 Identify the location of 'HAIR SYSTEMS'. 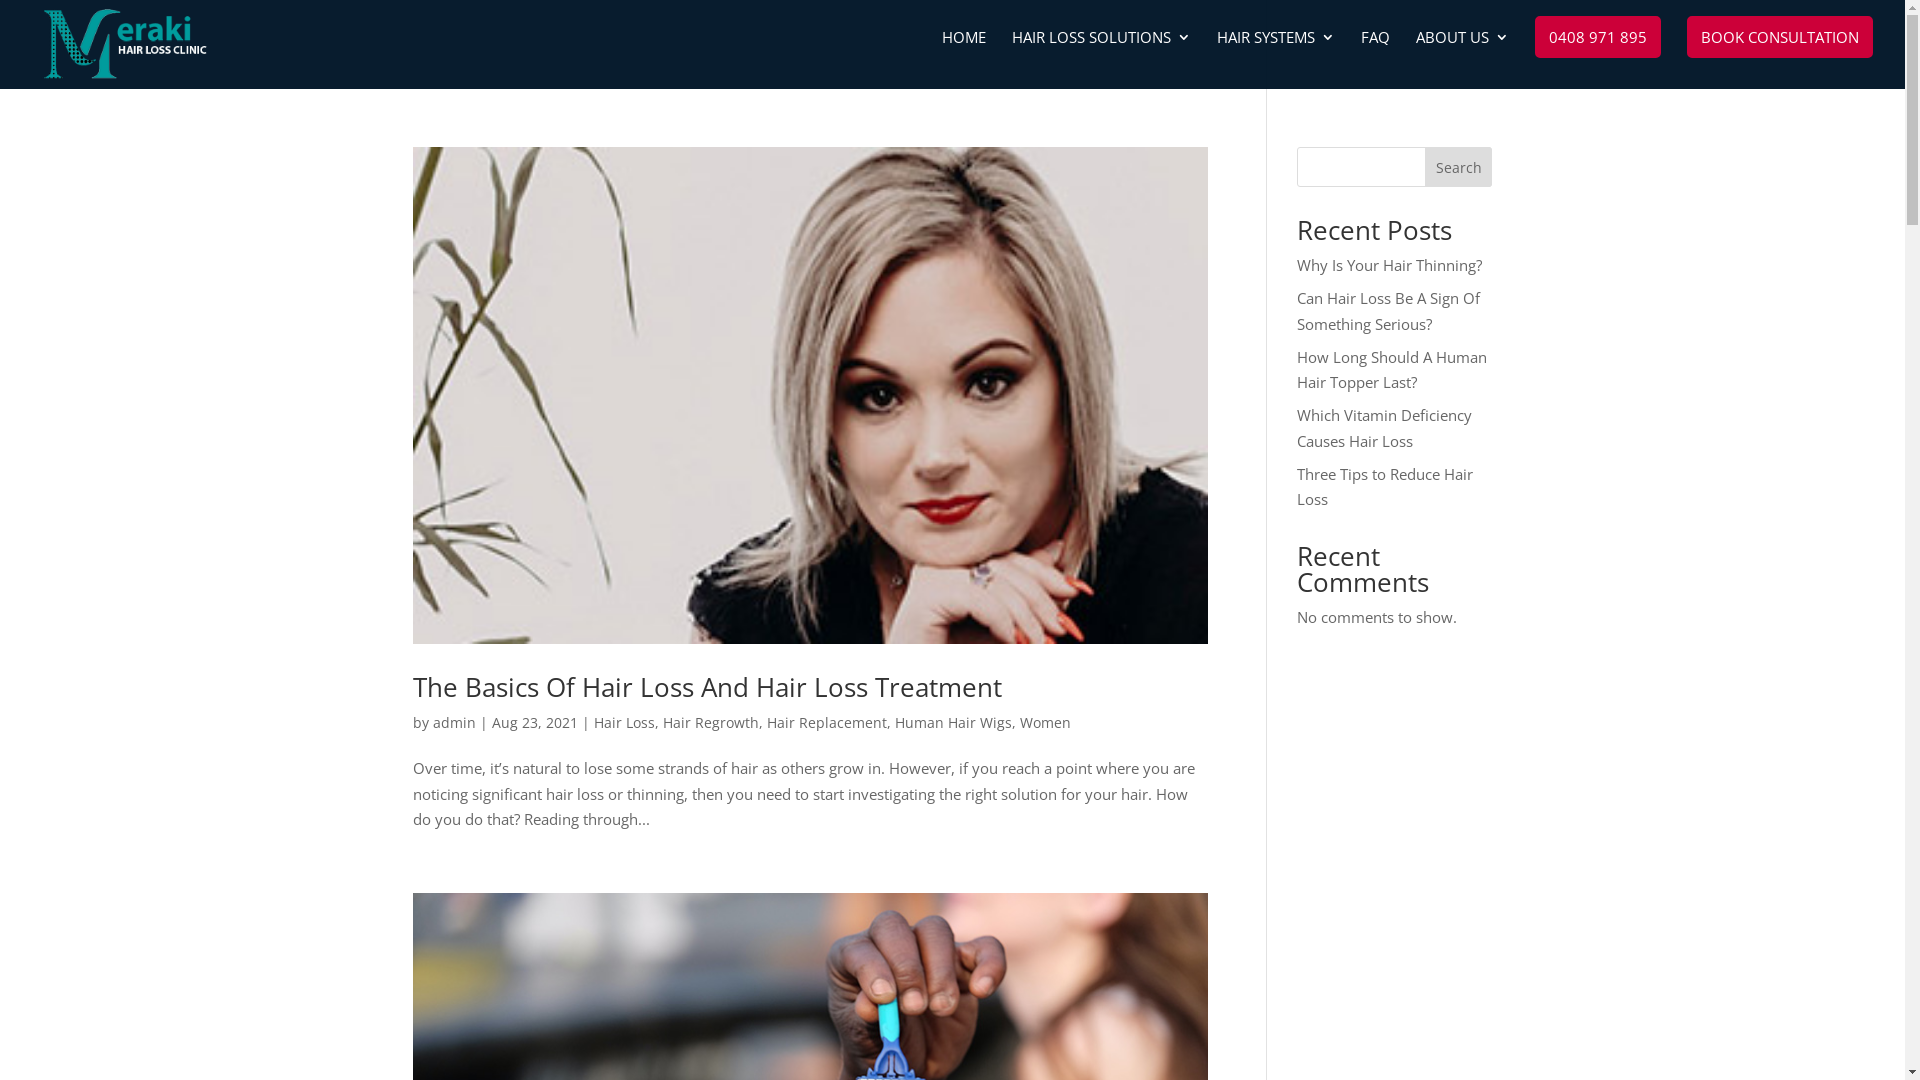
(1275, 58).